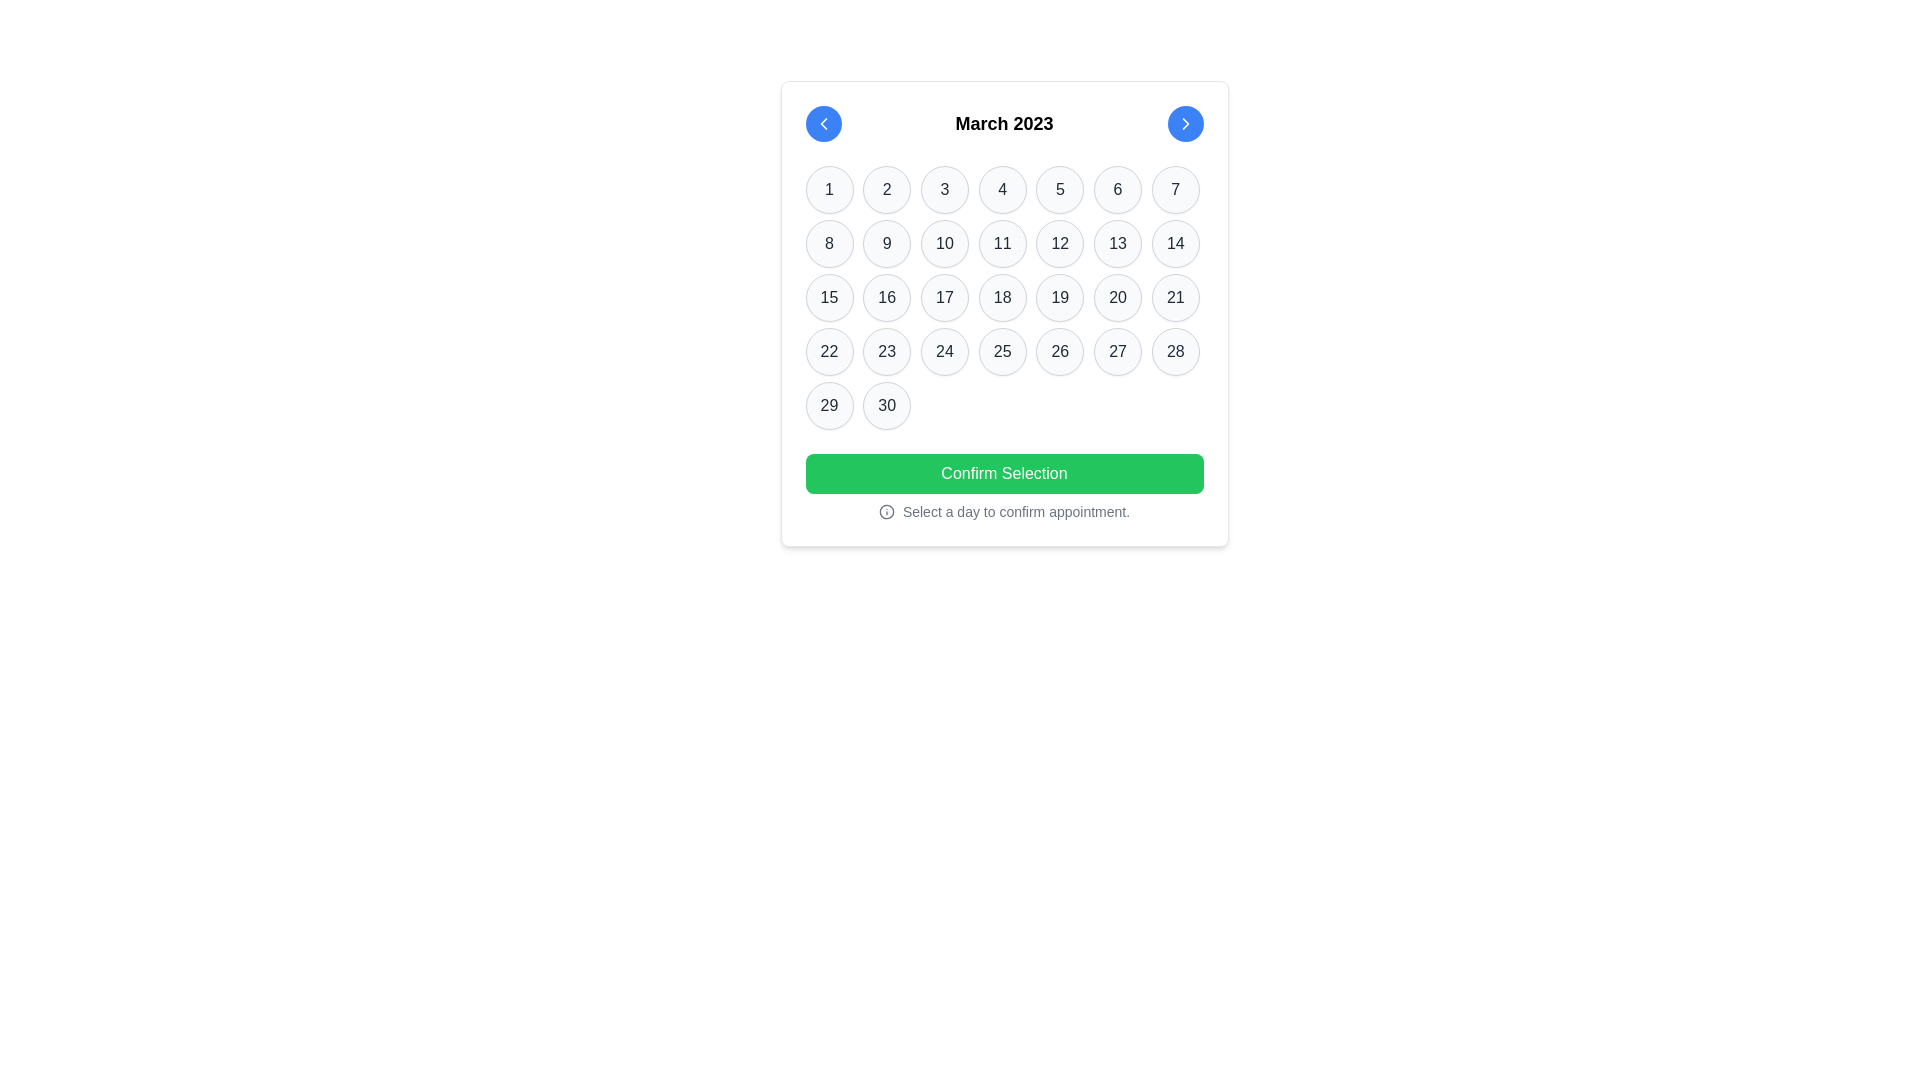 The height and width of the screenshot is (1080, 1920). I want to click on the circular button representing the date '19' in the calendar layout, so click(1059, 297).